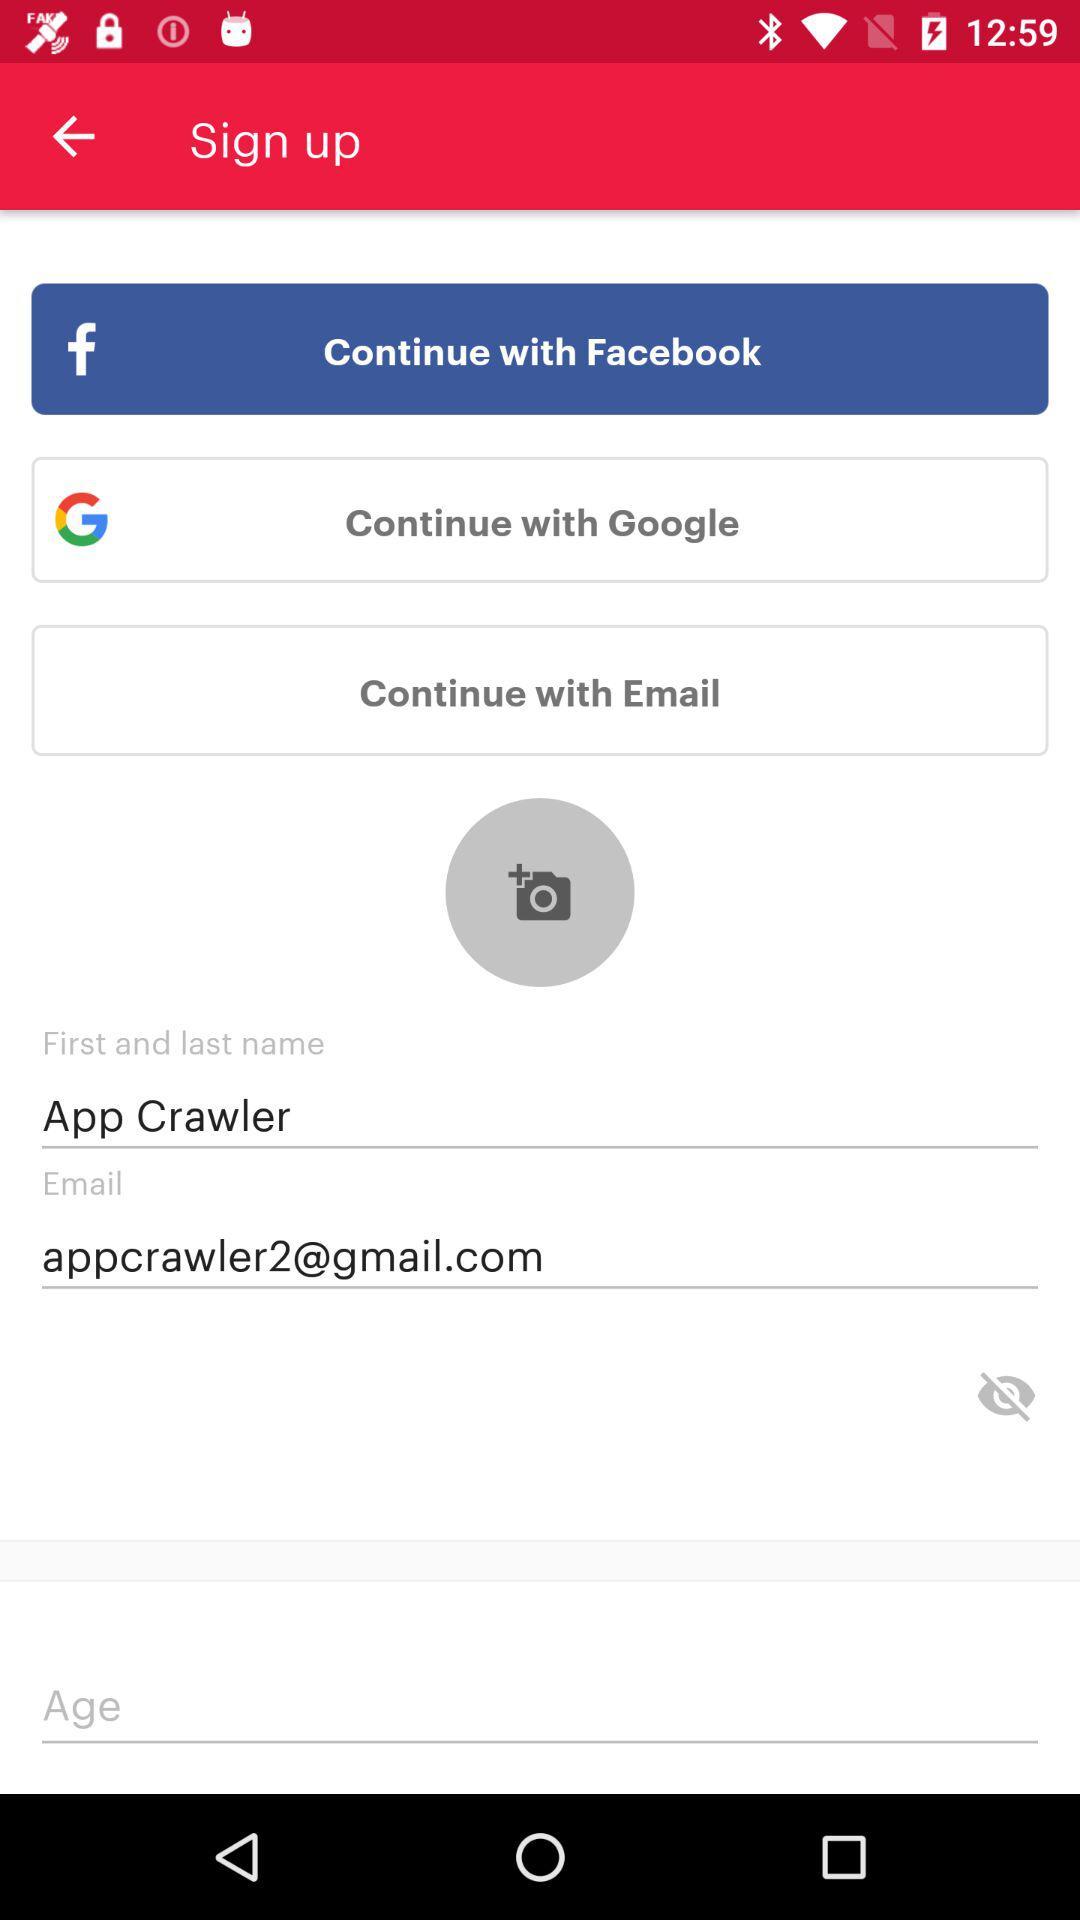  What do you see at coordinates (1006, 1395) in the screenshot?
I see `the show icon` at bounding box center [1006, 1395].